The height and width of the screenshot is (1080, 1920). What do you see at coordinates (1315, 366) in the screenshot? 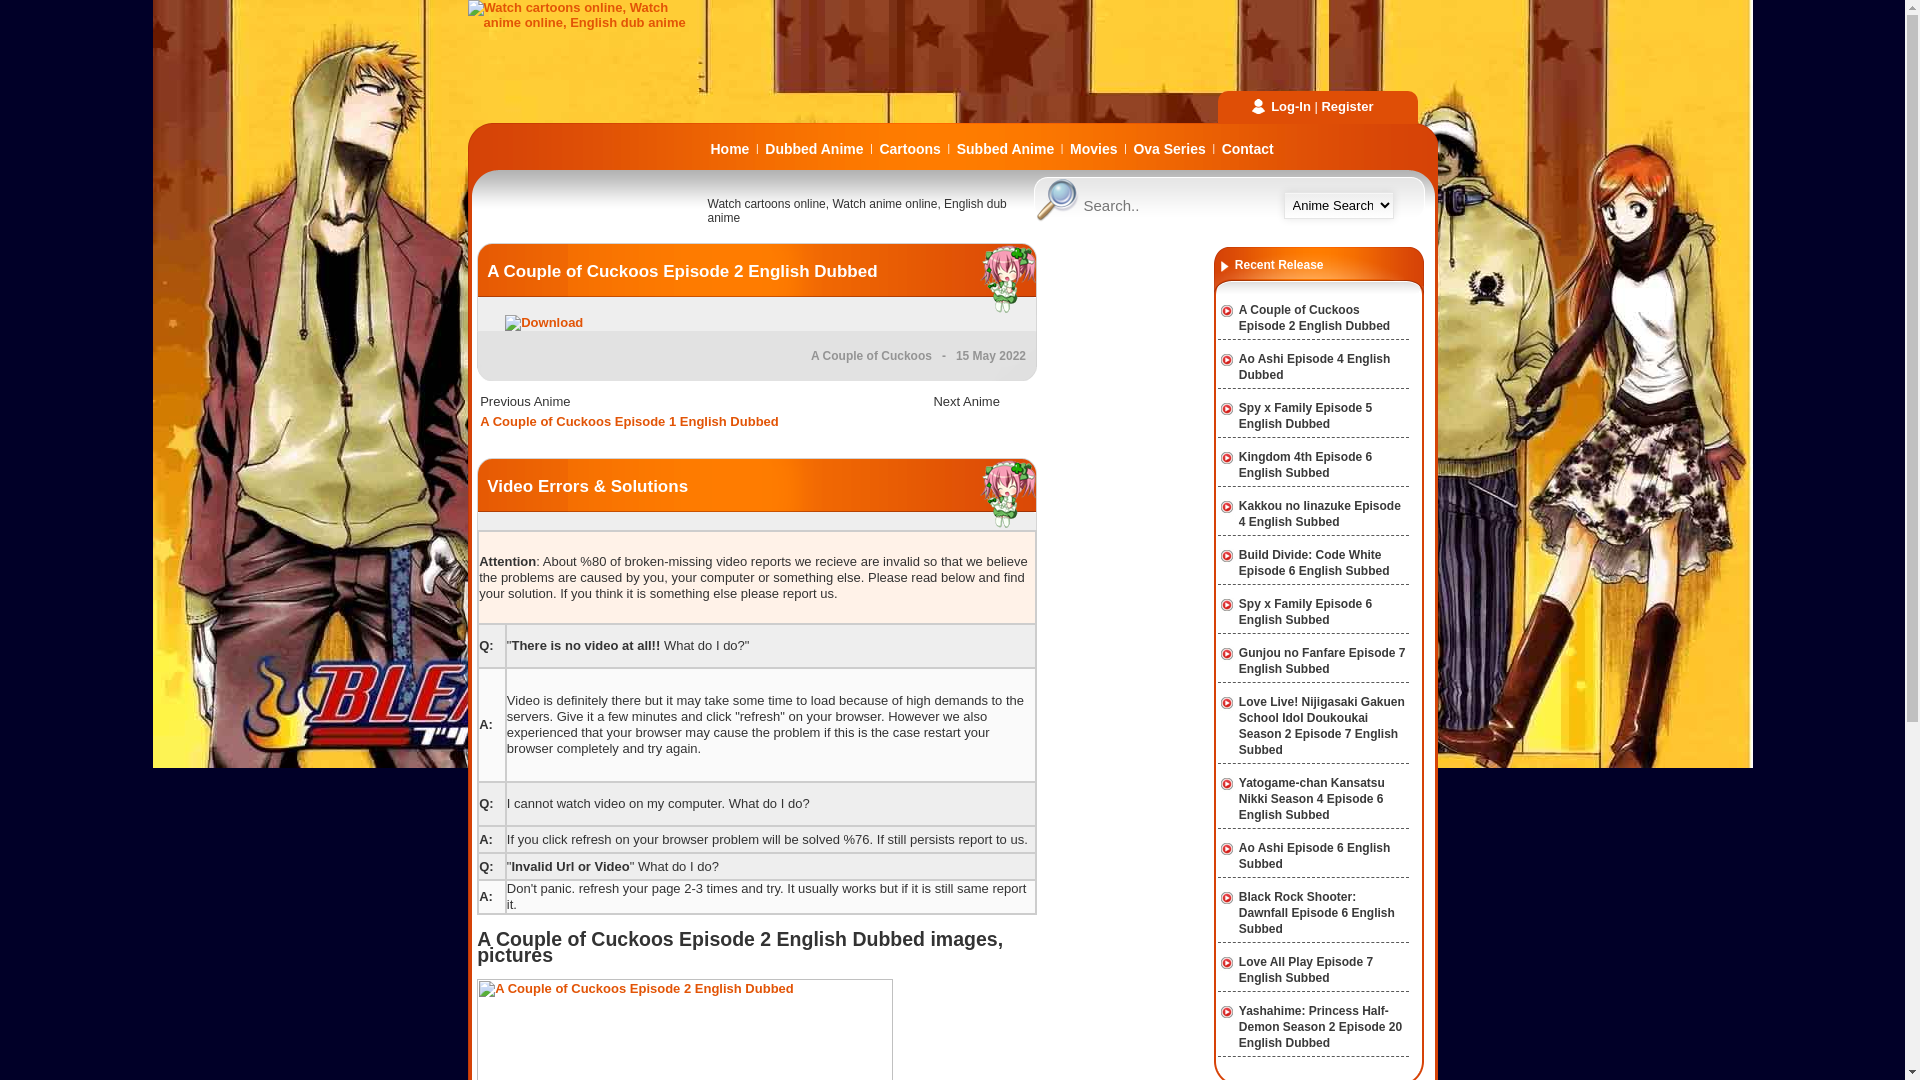
I see `'Ao Ashi Episode 4 English Dubbed'` at bounding box center [1315, 366].